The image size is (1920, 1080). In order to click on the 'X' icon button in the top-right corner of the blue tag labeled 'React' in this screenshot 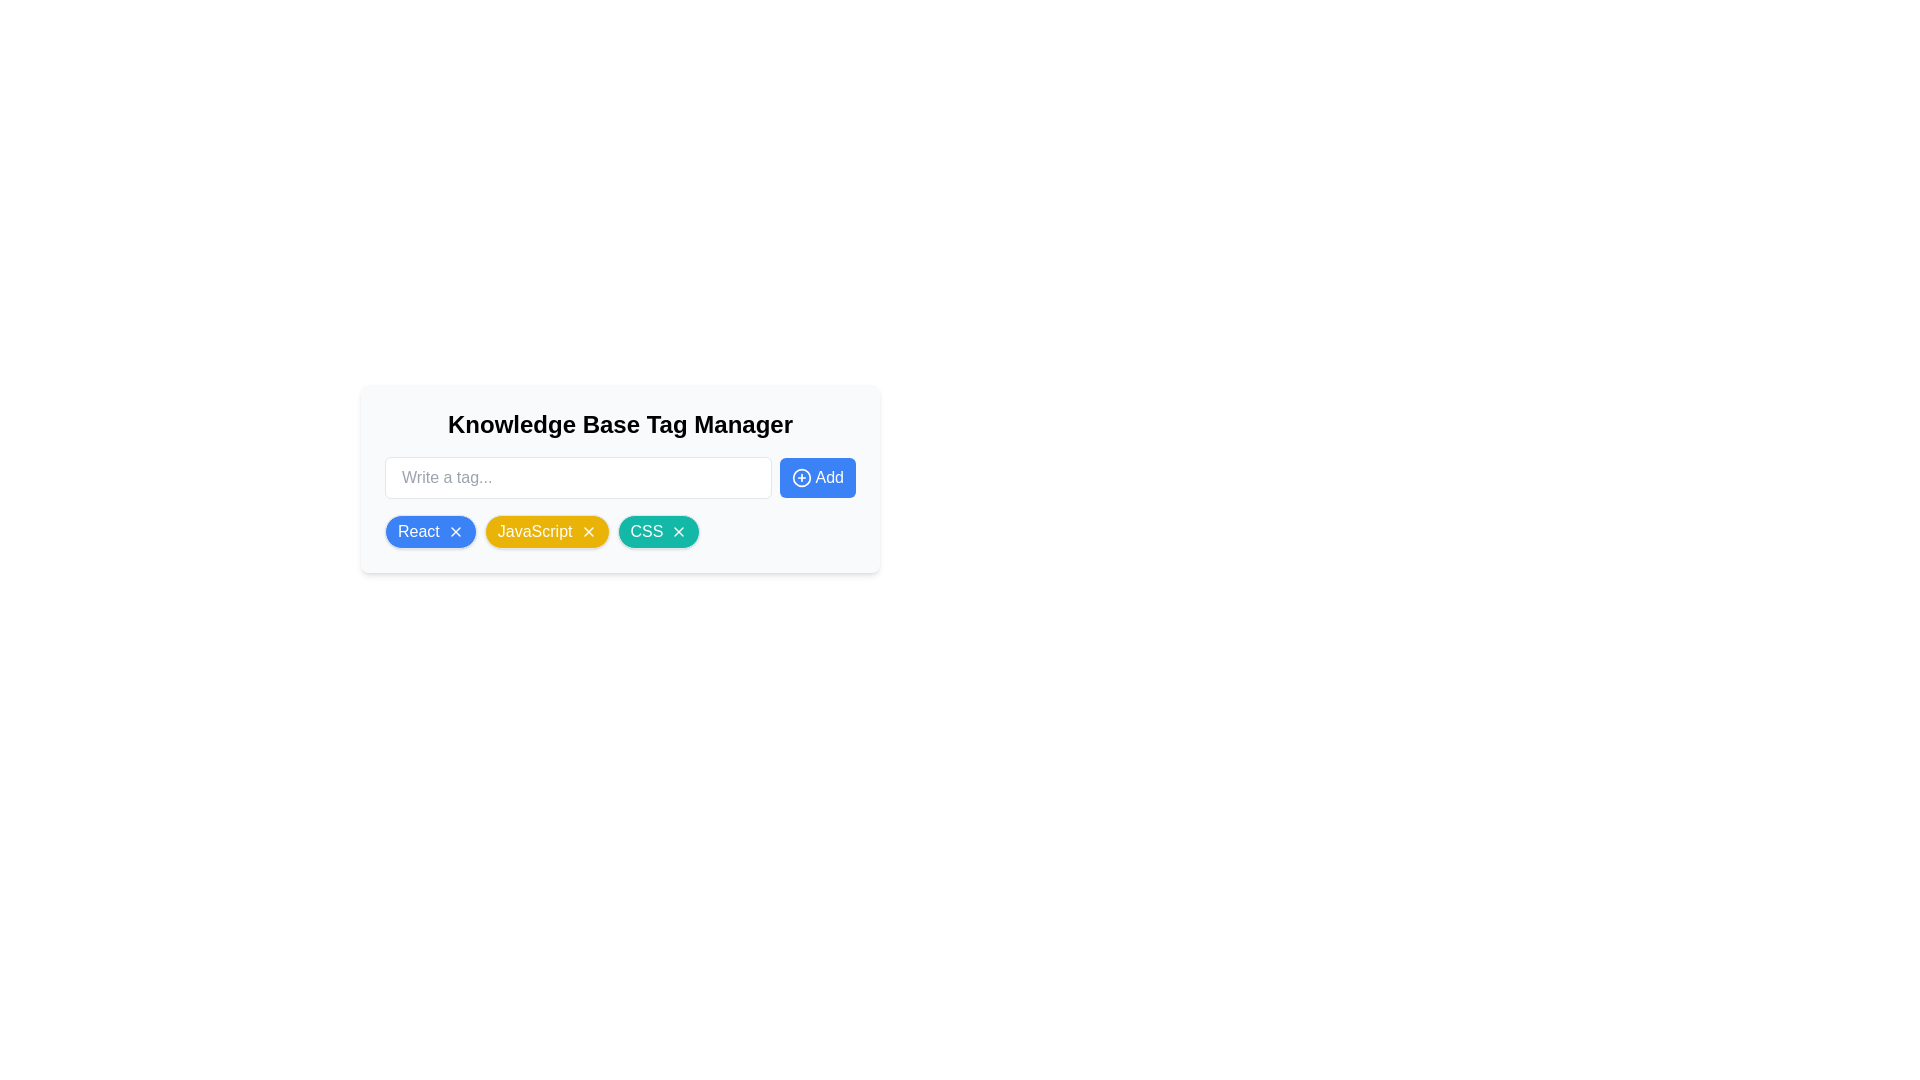, I will do `click(454, 531)`.